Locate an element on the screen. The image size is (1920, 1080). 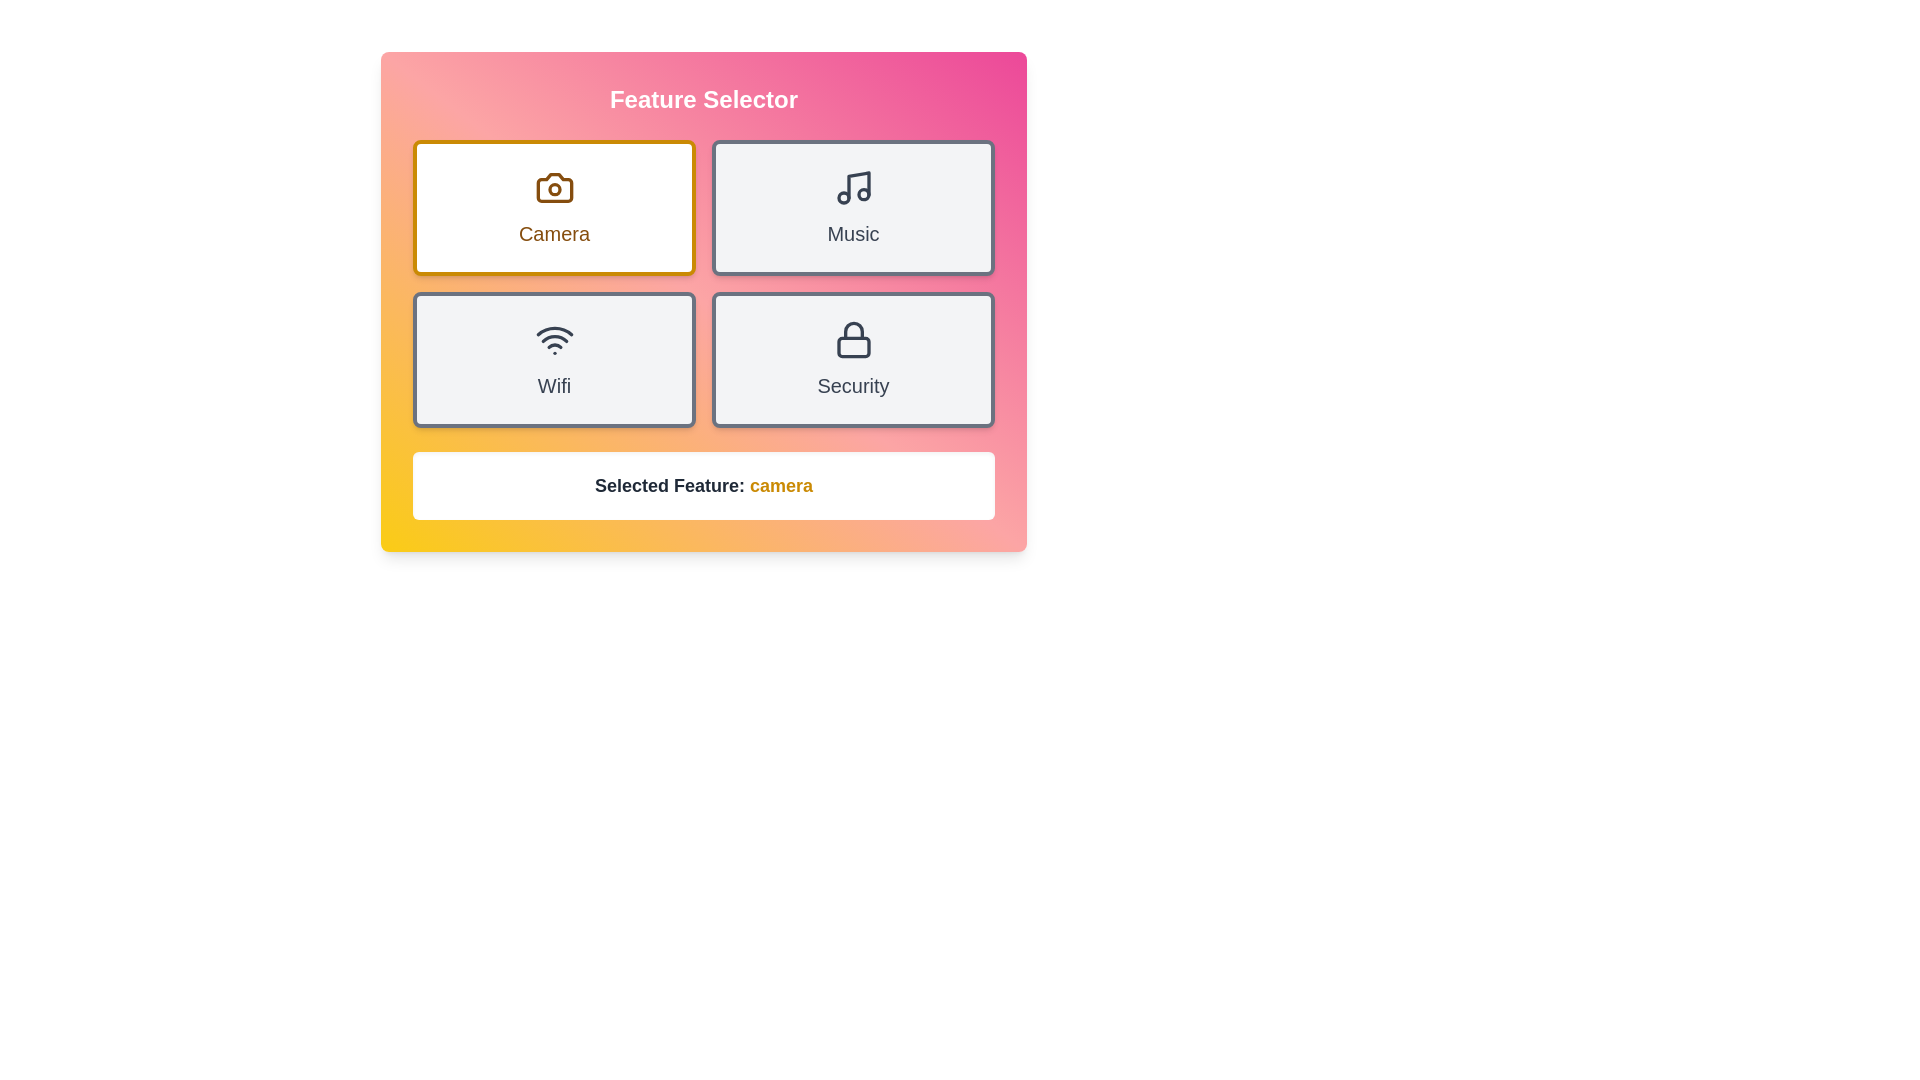
the text label indicating the currently selected feature, which reads 'Selected Feature: camera', located centrally below the feature options grid is located at coordinates (780, 486).